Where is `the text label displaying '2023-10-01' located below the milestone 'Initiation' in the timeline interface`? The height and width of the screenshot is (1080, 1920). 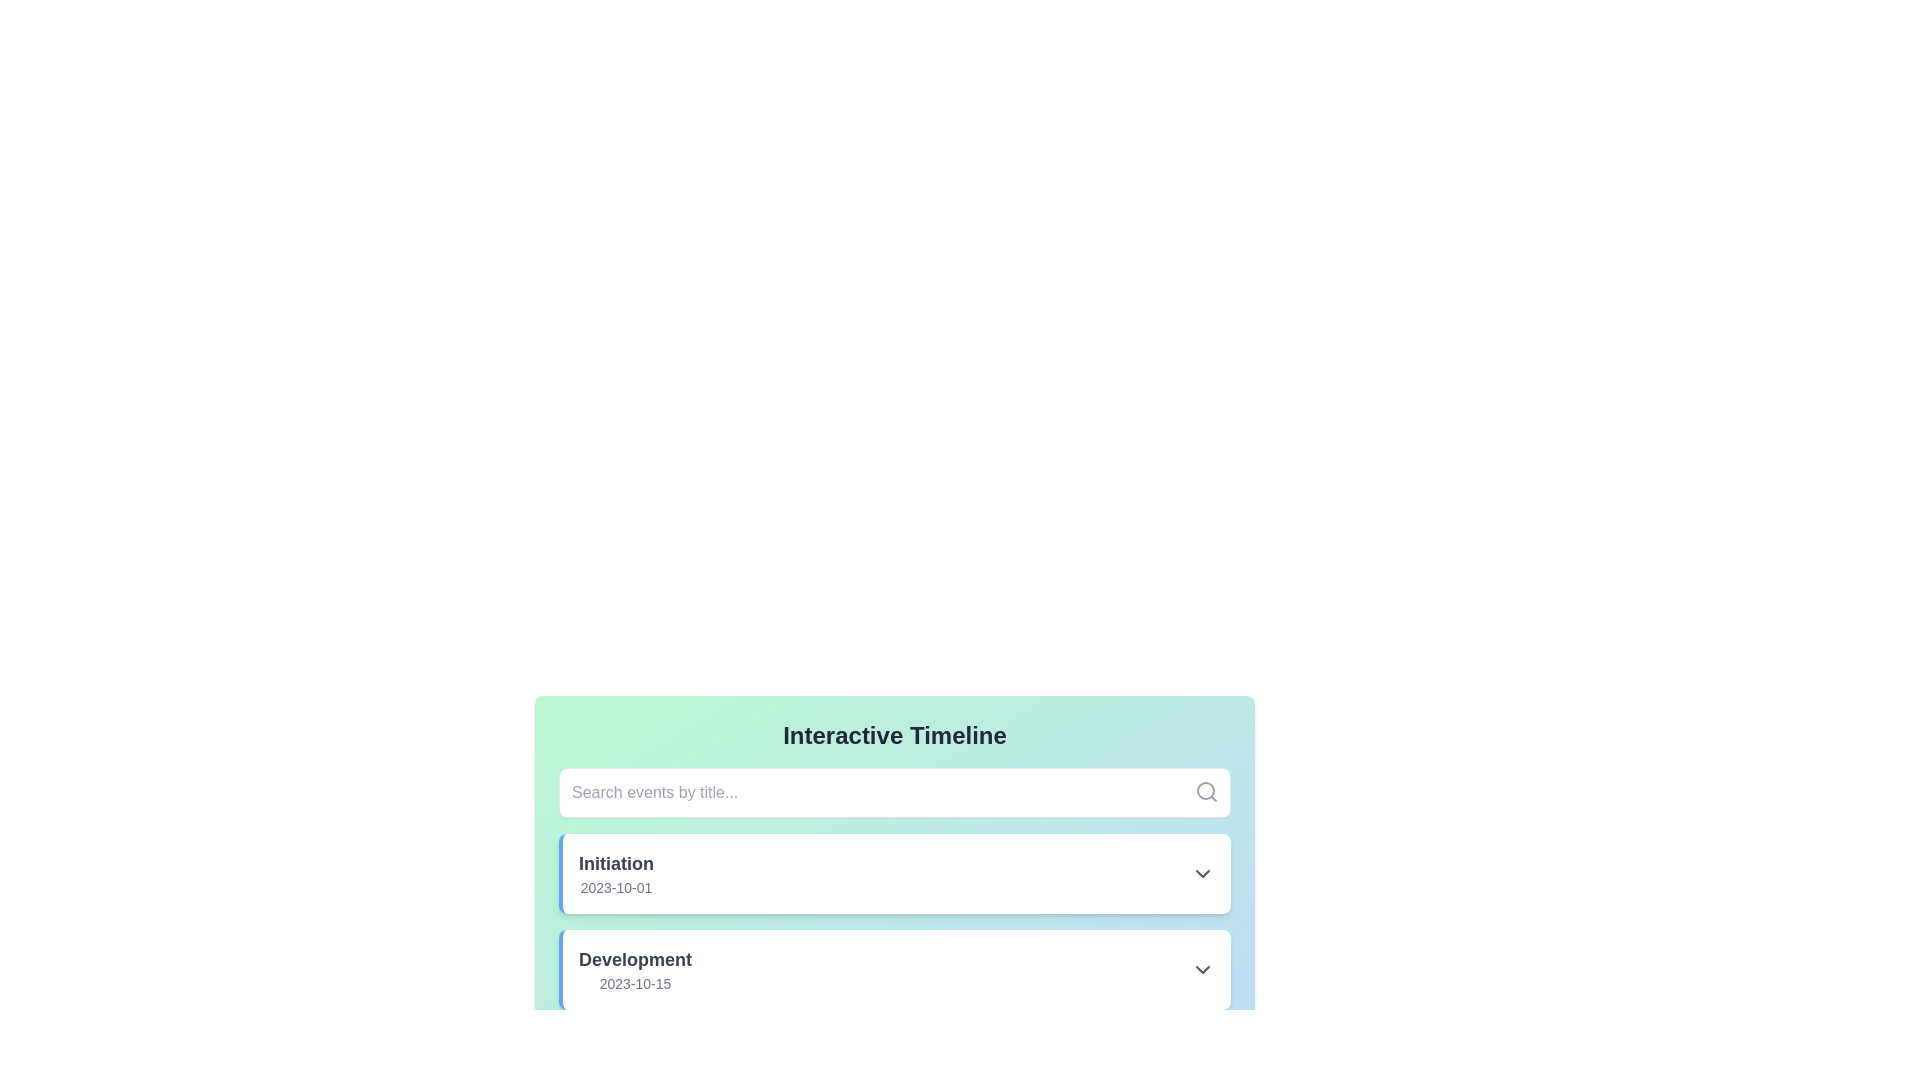
the text label displaying '2023-10-01' located below the milestone 'Initiation' in the timeline interface is located at coordinates (615, 886).